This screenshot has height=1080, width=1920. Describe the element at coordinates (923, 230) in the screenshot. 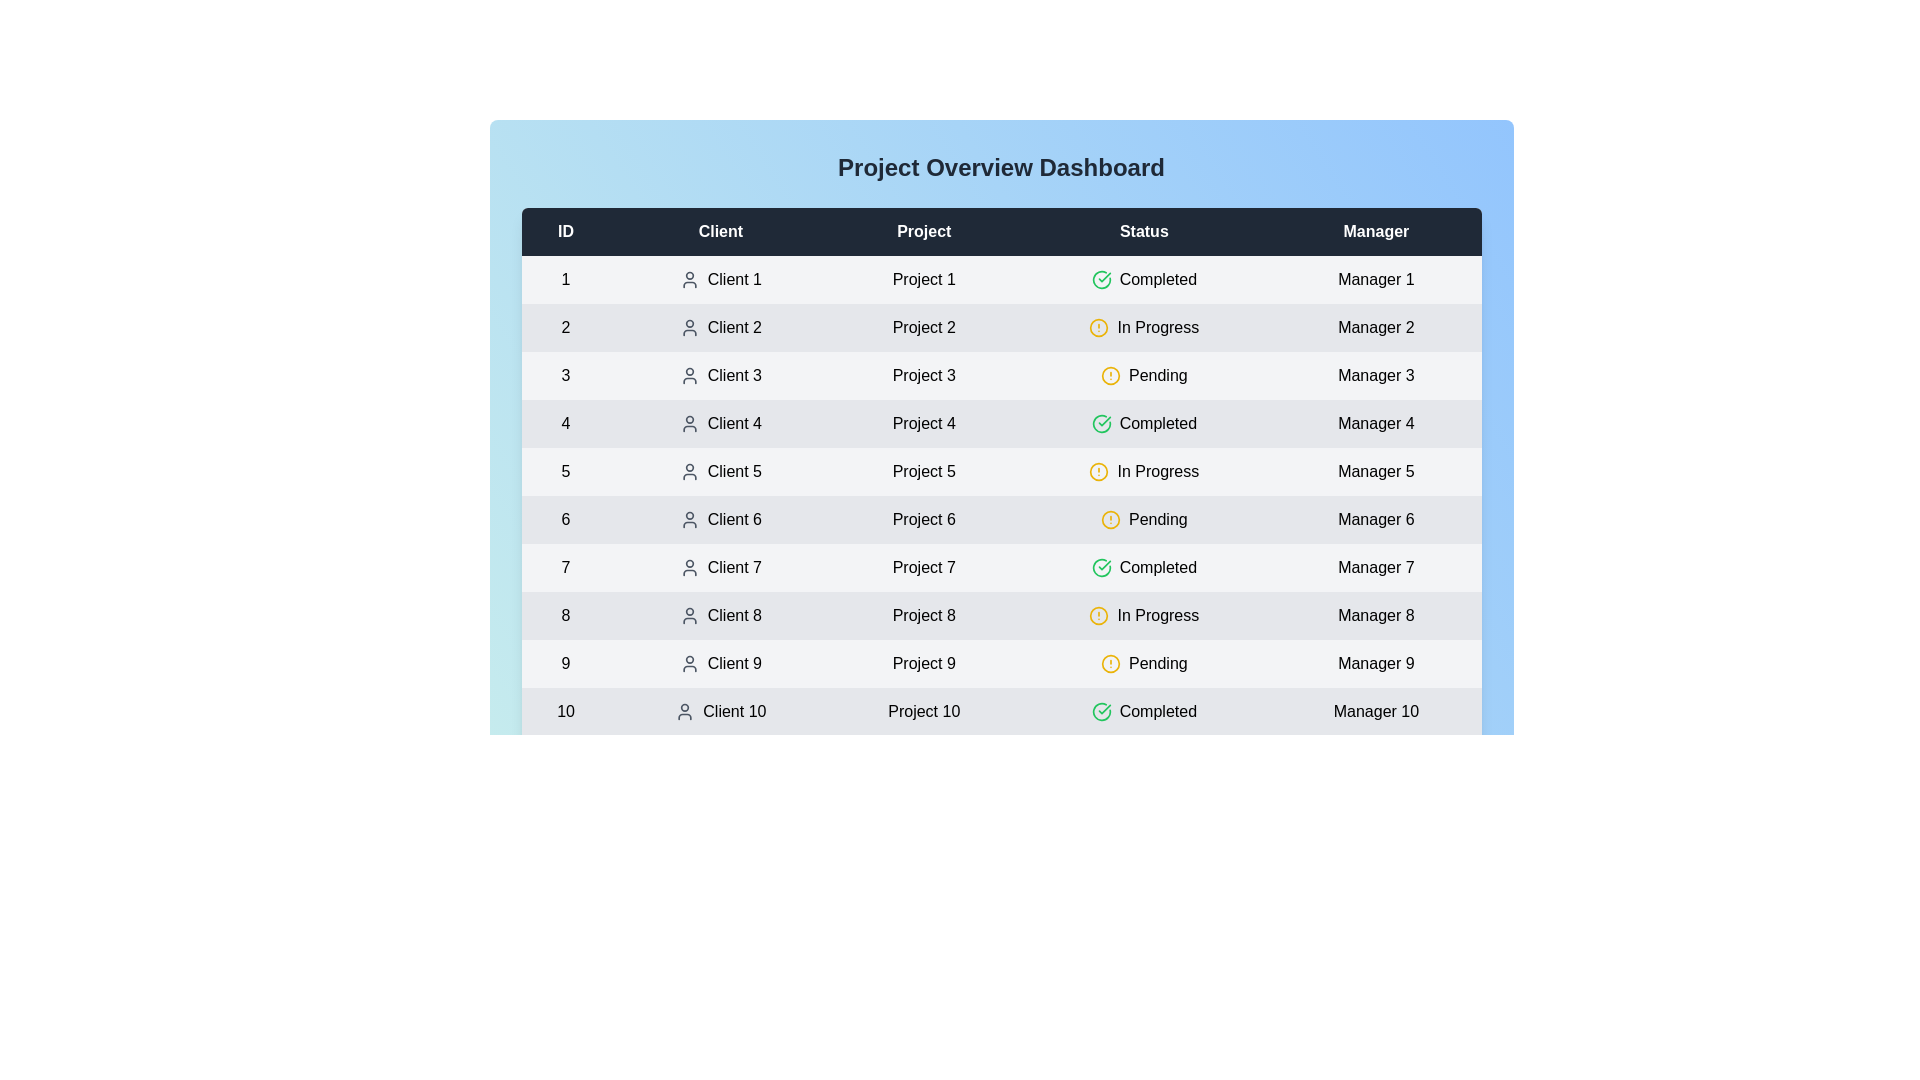

I see `the table header Project to sort the column` at that location.